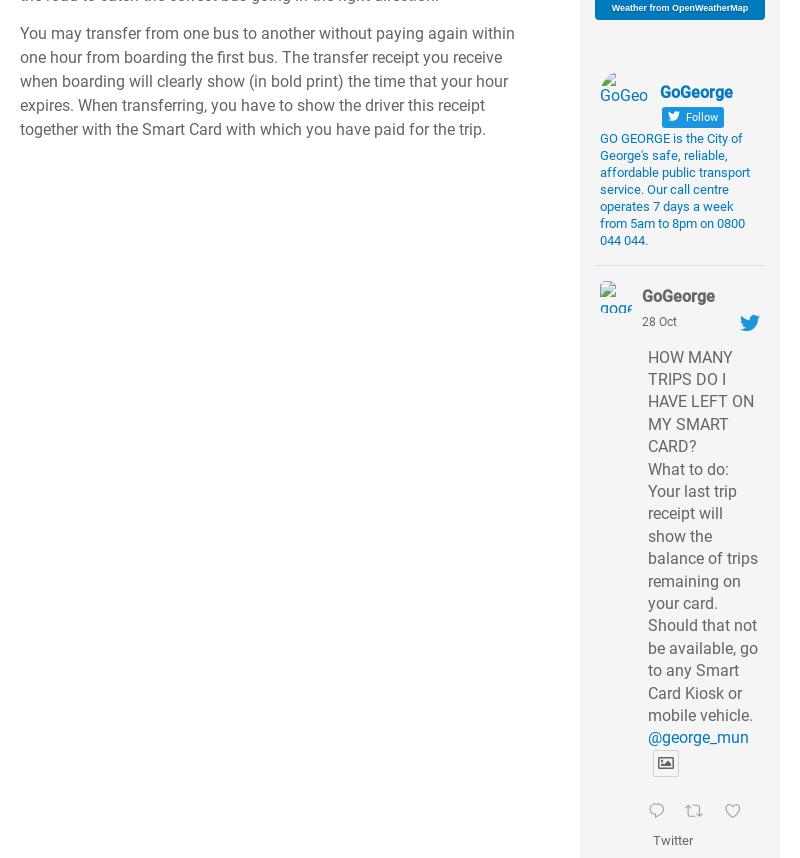  Describe the element at coordinates (267, 80) in the screenshot. I see `'You may transfer from one bus to another without paying again within one hour from boarding the first bus. The transfer receipt you receive when boarding will clearly show (in bold print) the time that your hour expires. When transferring, you have to show the driver this receipt together with the Smart Card with which you have paid for the trip.'` at that location.